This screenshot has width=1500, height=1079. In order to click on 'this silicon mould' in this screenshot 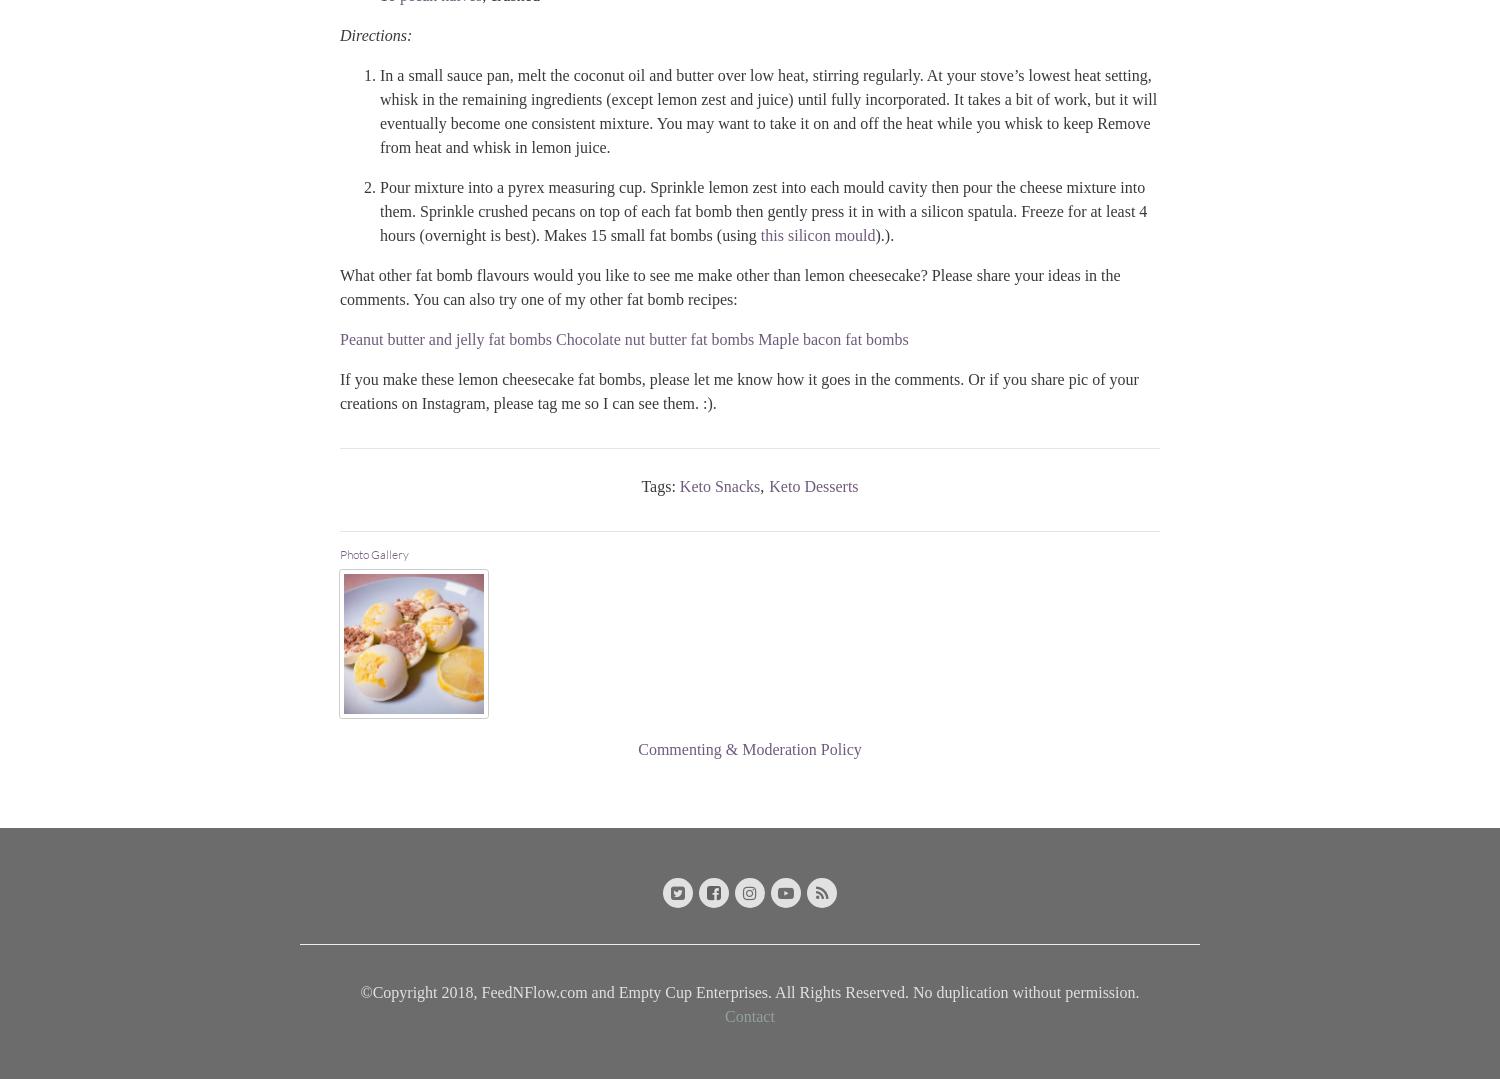, I will do `click(760, 233)`.